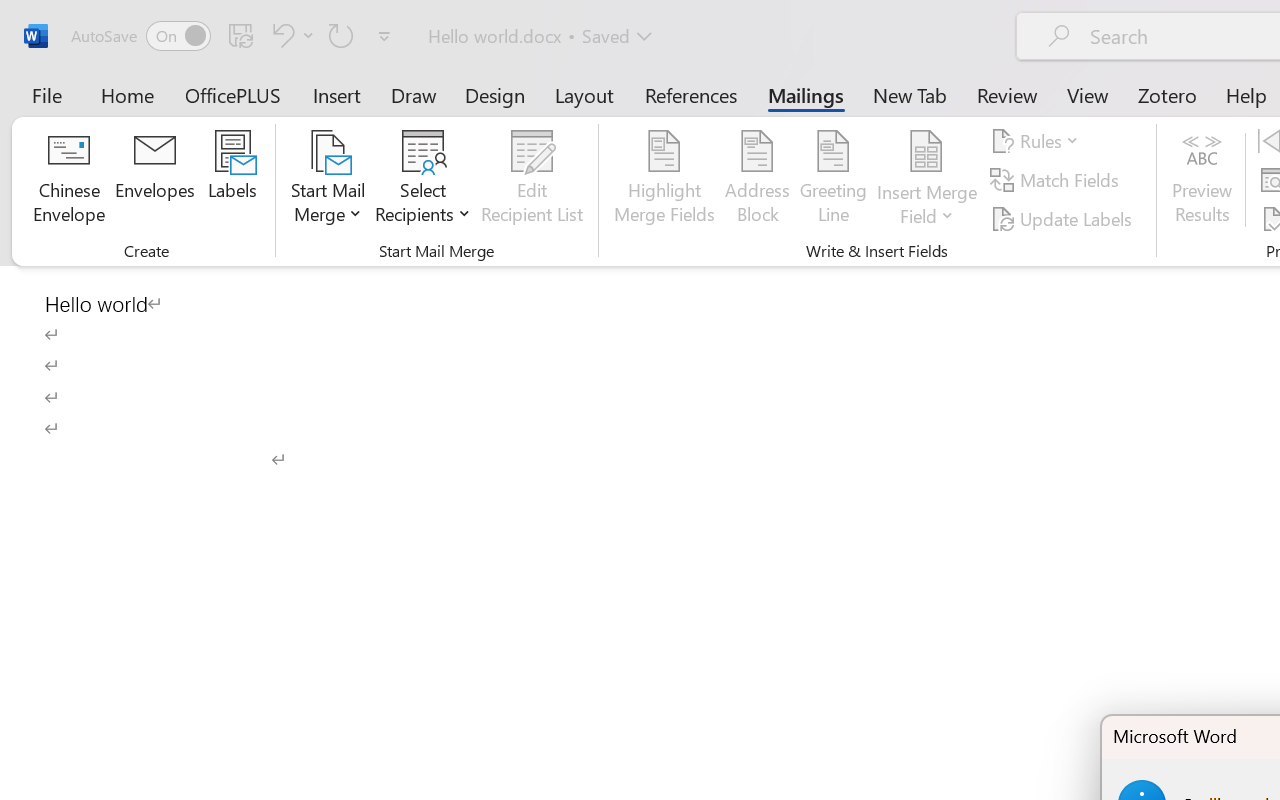 The width and height of the screenshot is (1280, 800). Describe the element at coordinates (341, 34) in the screenshot. I see `'Can'` at that location.